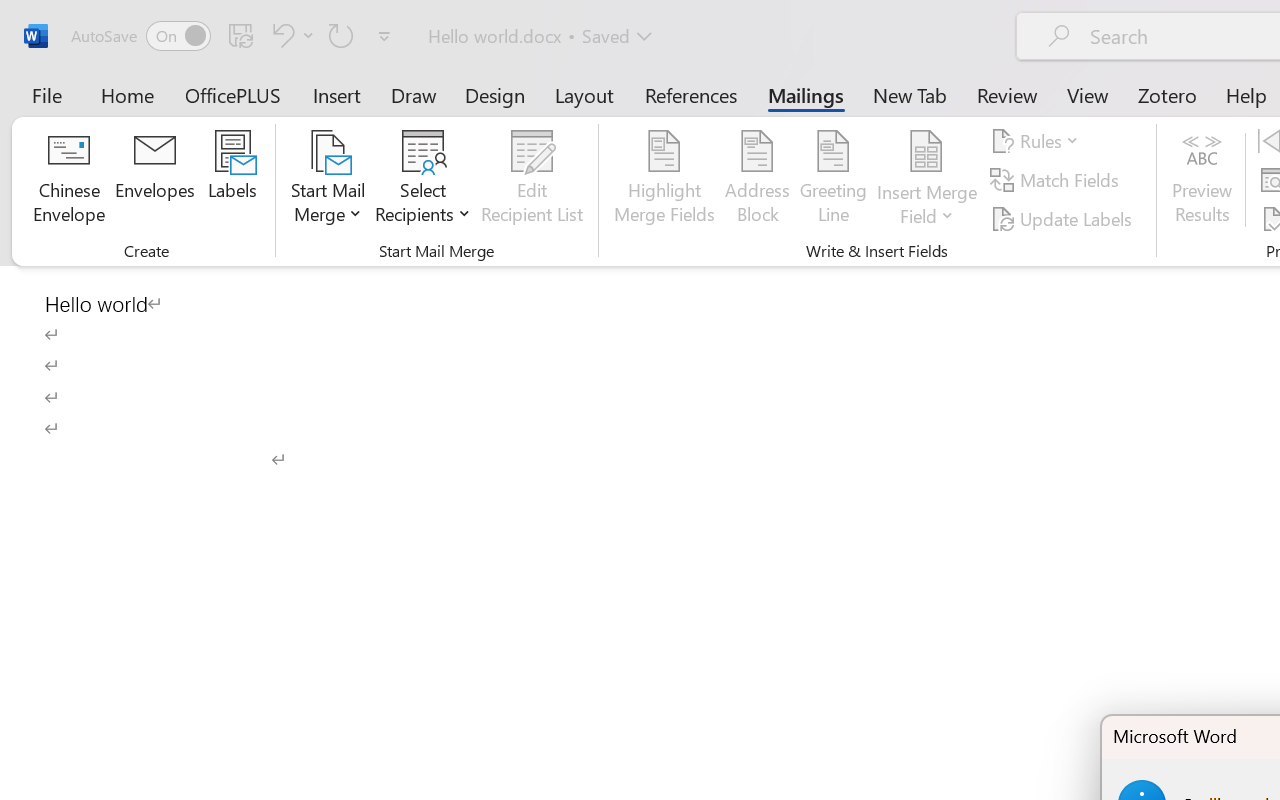 The width and height of the screenshot is (1280, 800). Describe the element at coordinates (341, 34) in the screenshot. I see `'Can'` at that location.